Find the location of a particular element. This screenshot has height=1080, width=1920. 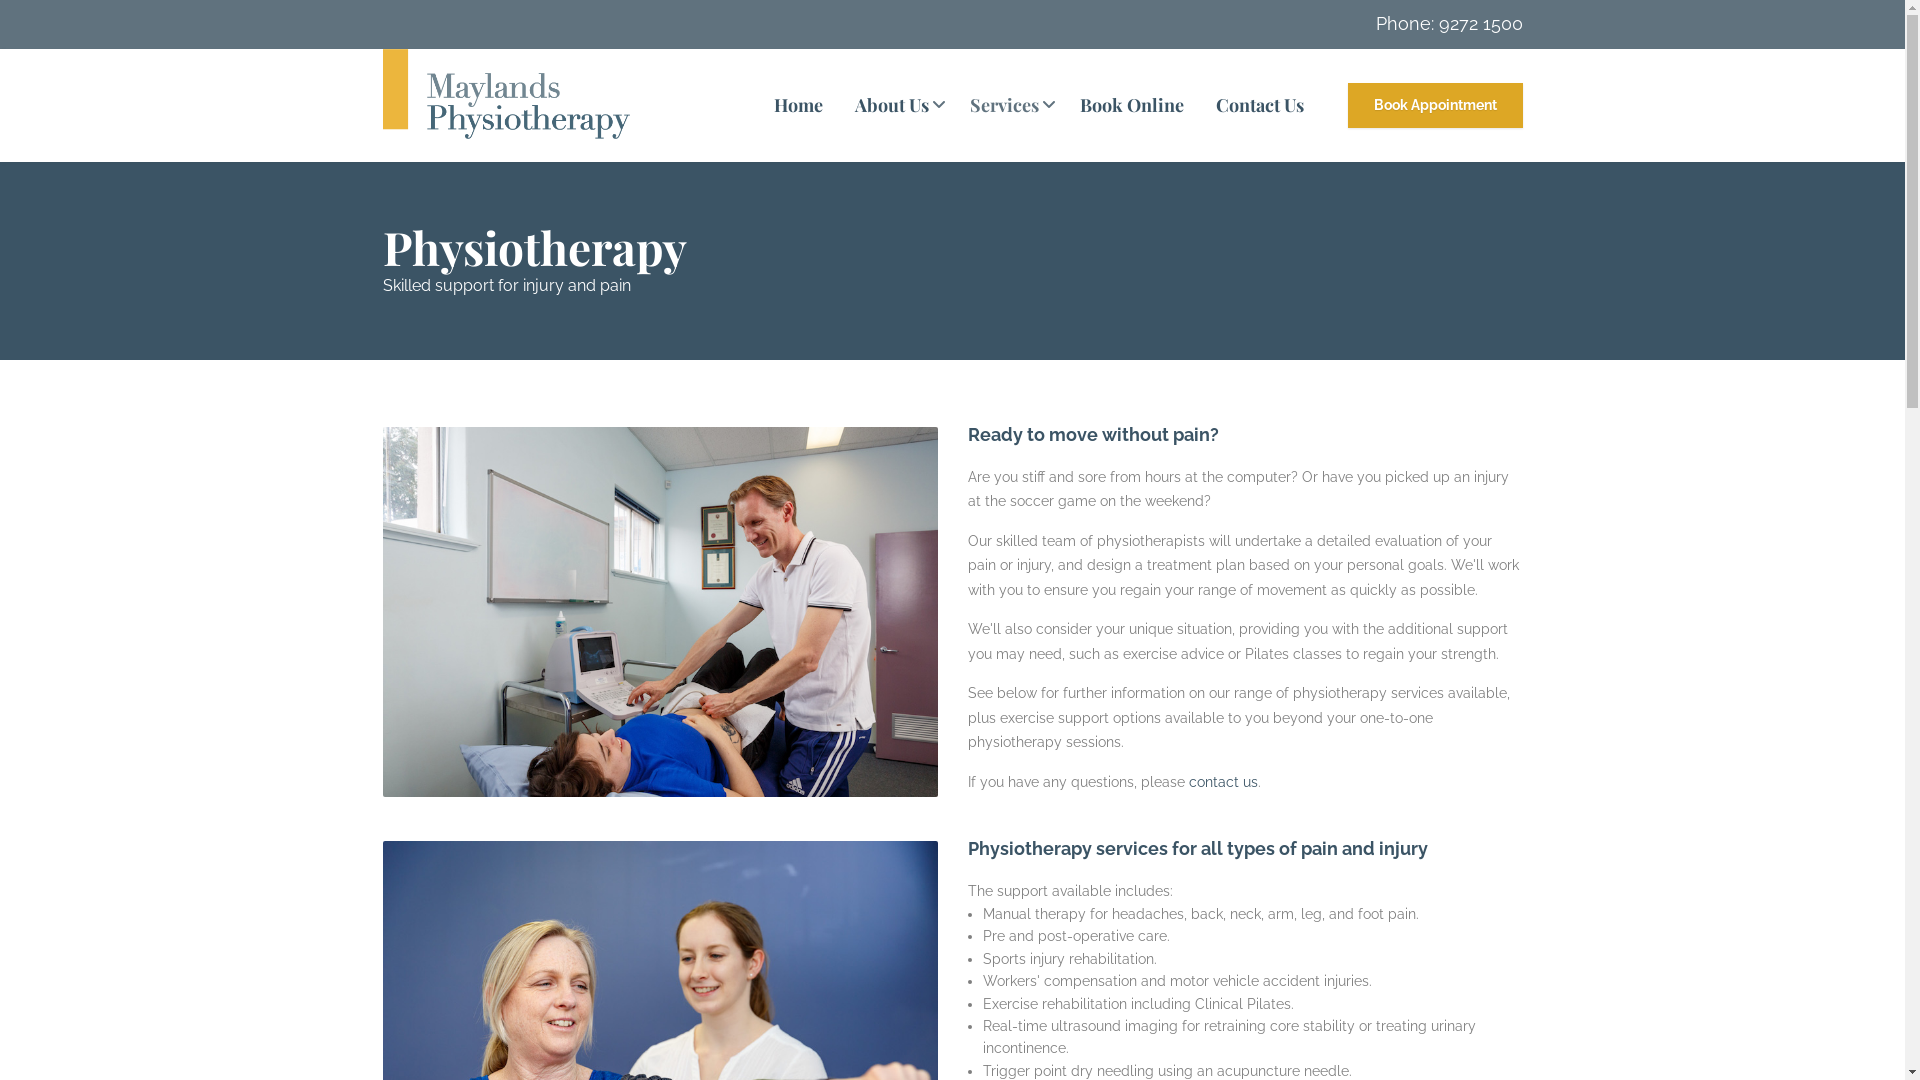

'Book Appointment' is located at coordinates (1434, 104).